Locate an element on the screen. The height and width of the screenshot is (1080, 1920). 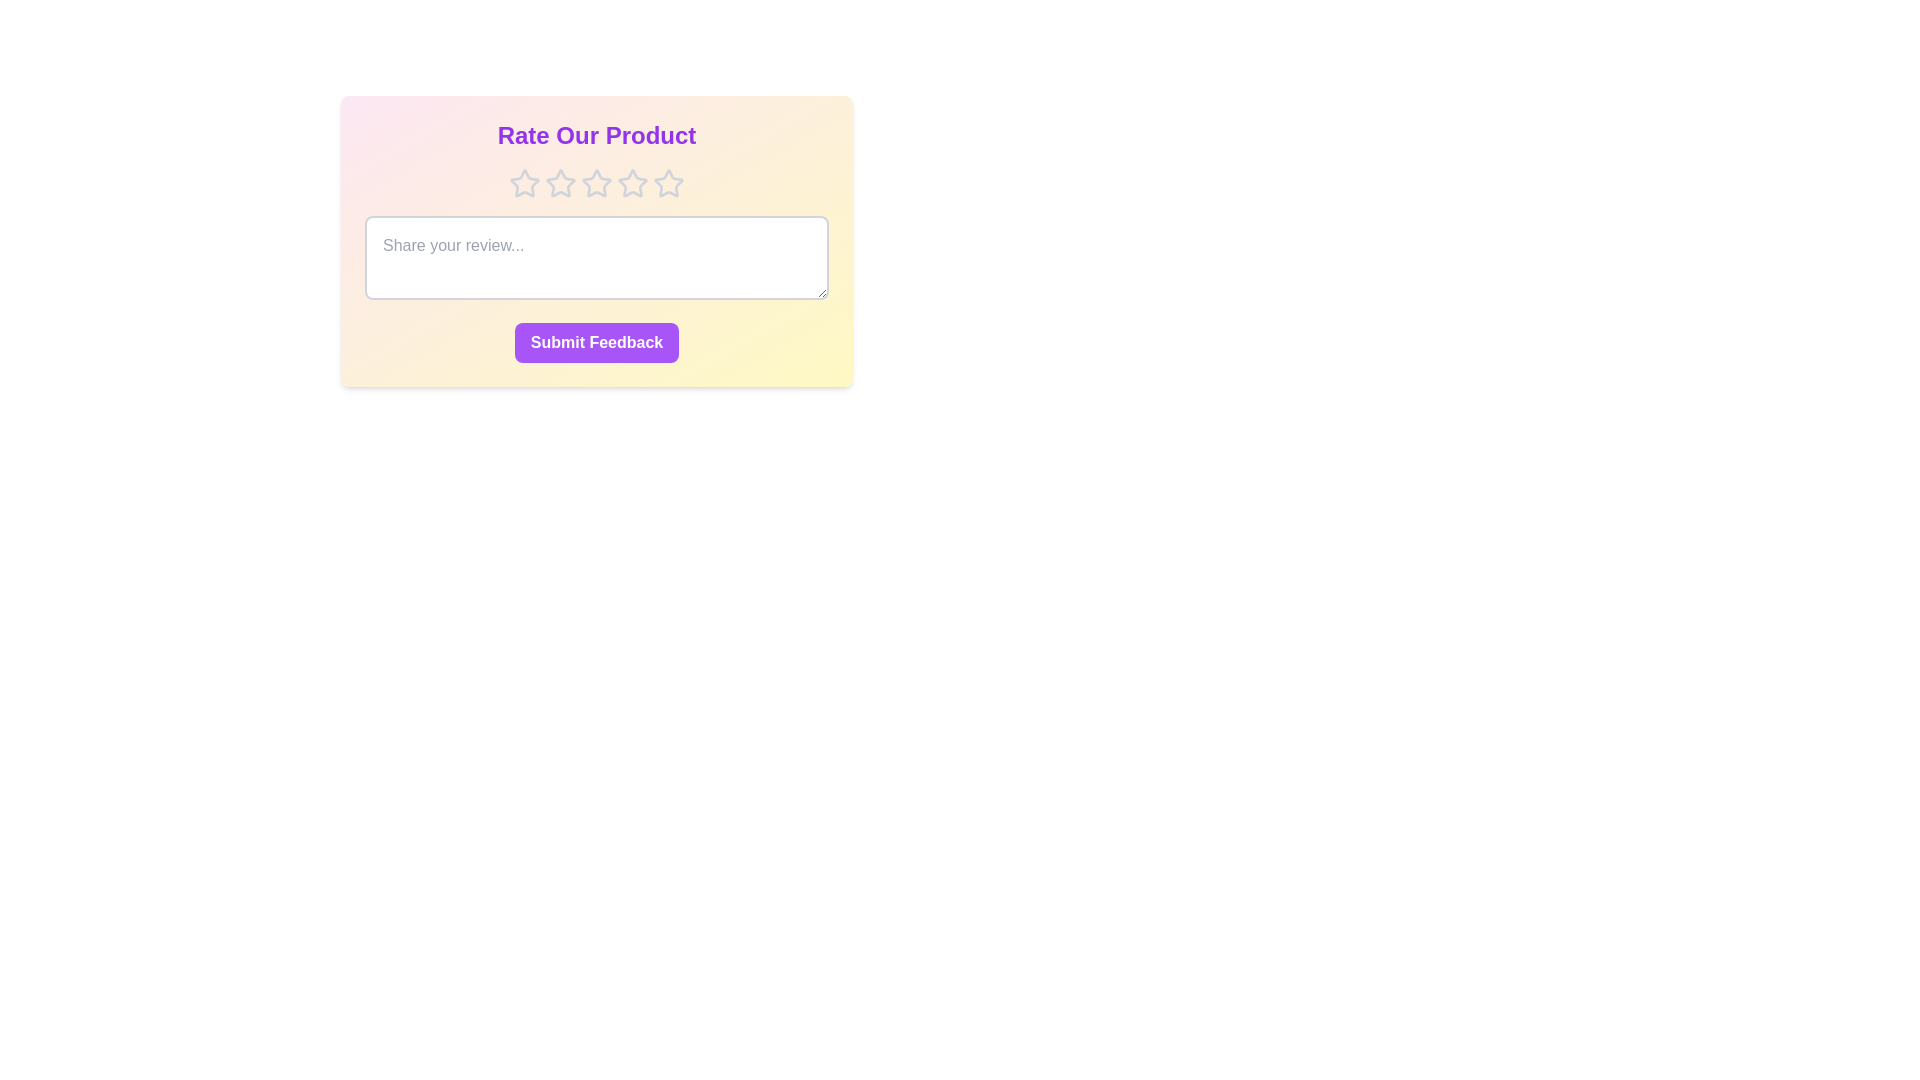
the star corresponding to 1 to preview the selection effect is located at coordinates (524, 184).